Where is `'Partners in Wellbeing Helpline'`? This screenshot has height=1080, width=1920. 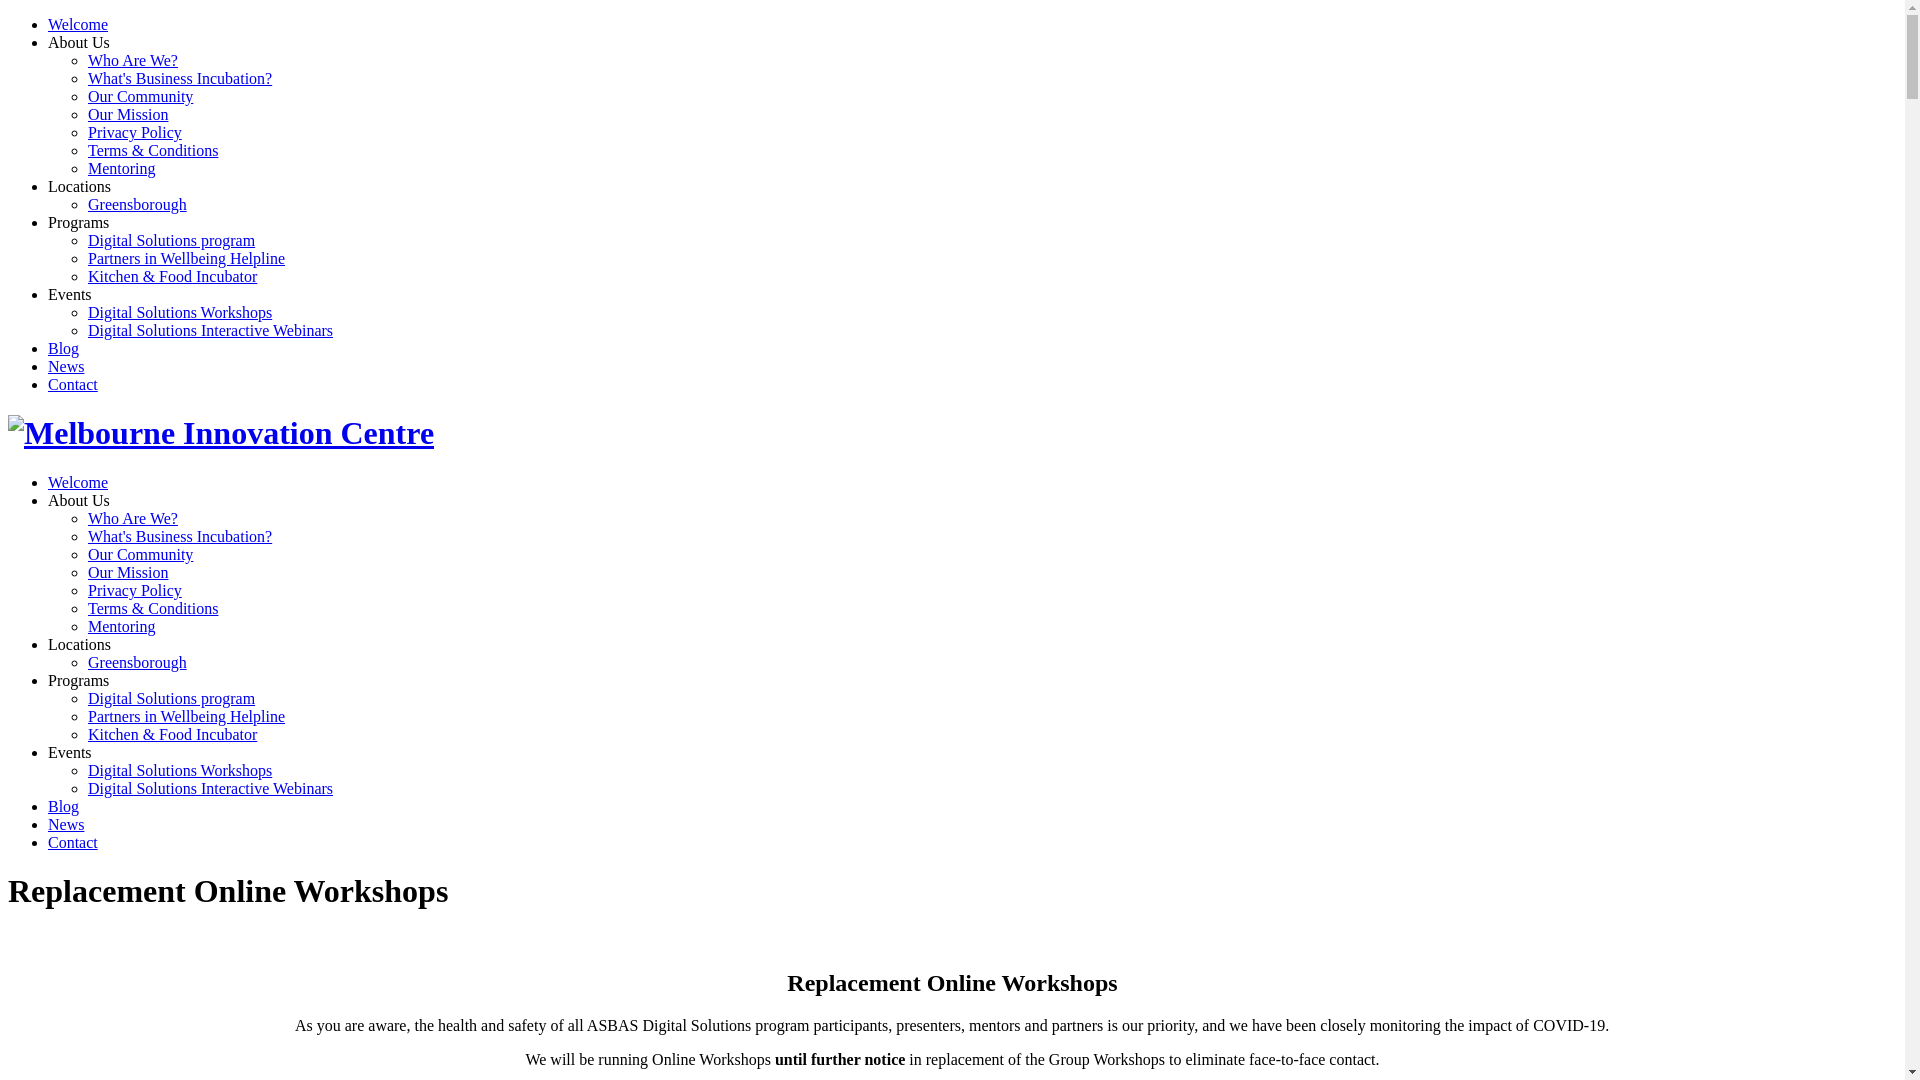 'Partners in Wellbeing Helpline' is located at coordinates (86, 257).